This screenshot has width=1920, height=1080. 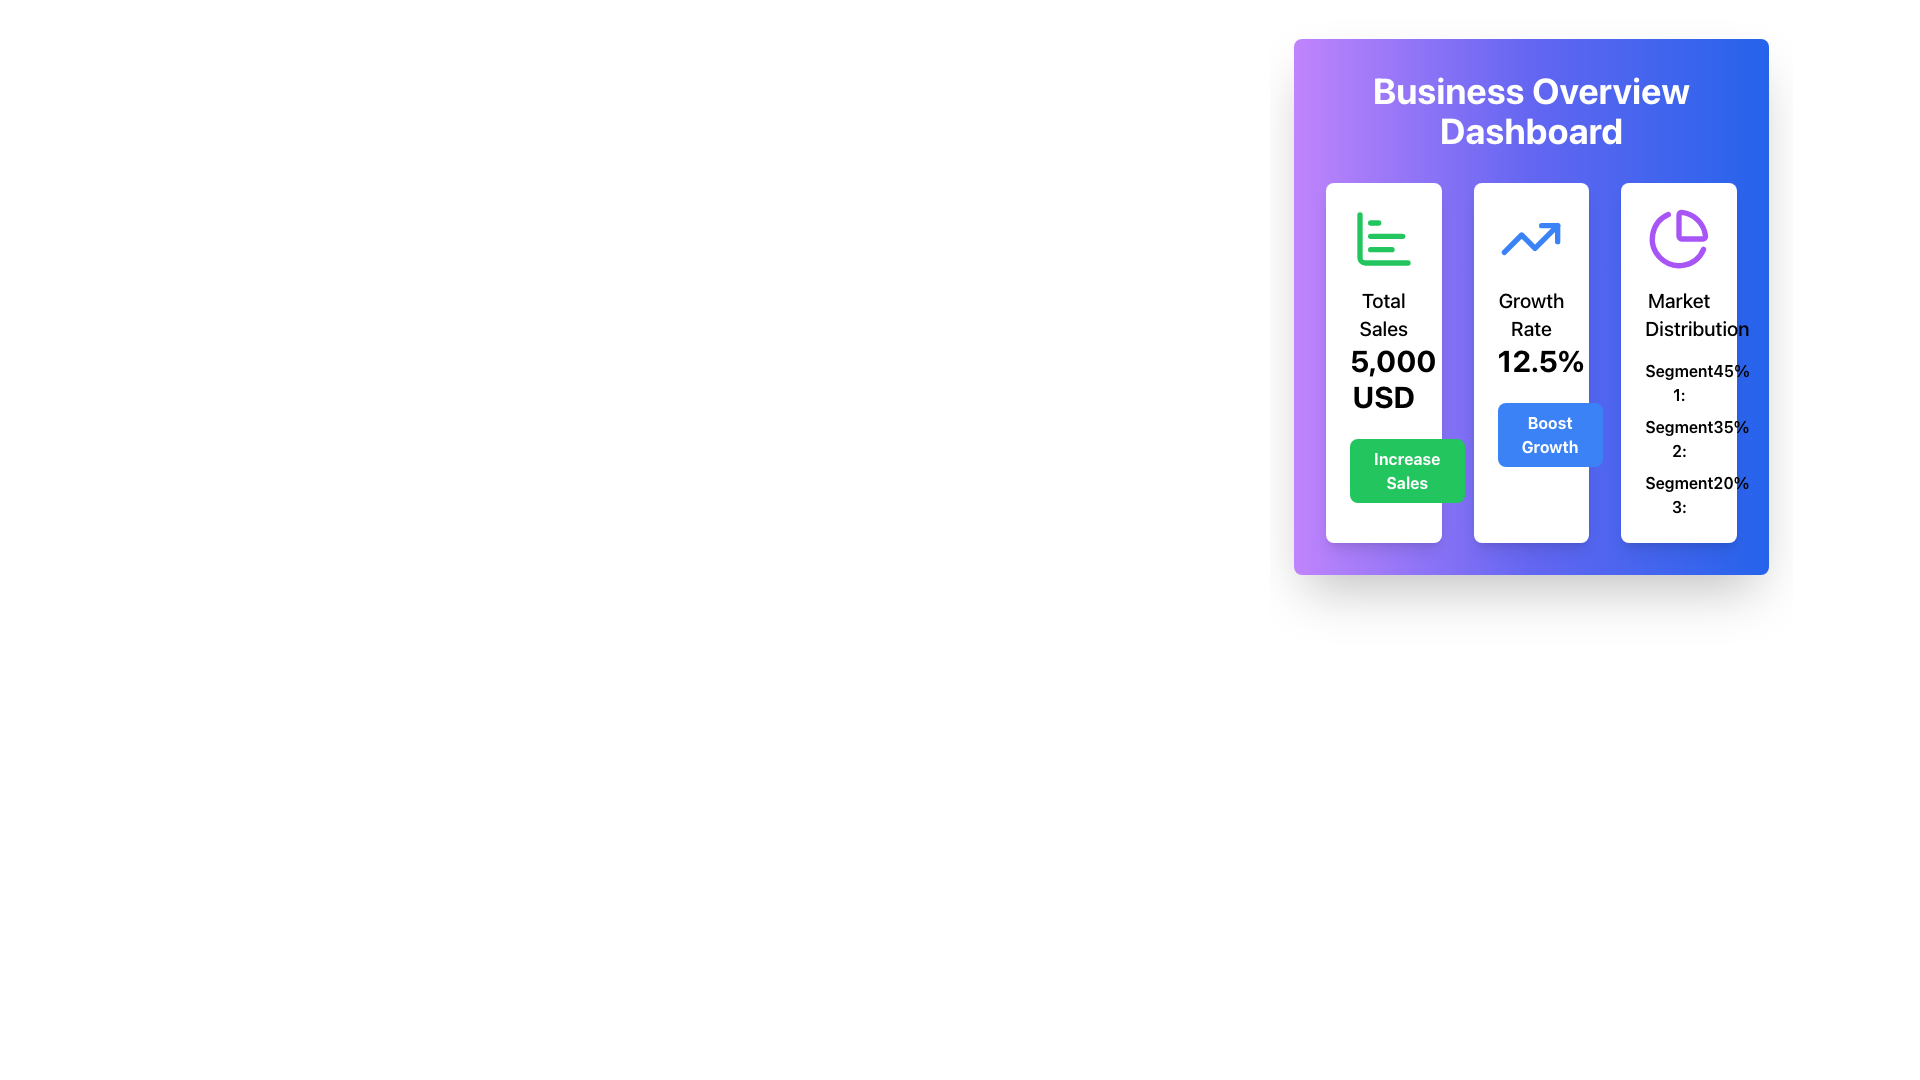 I want to click on properties of the blue and red line segment forming part of the upward-trending arrow within the 'Growth Rate' graphical icon, so click(x=1549, y=232).